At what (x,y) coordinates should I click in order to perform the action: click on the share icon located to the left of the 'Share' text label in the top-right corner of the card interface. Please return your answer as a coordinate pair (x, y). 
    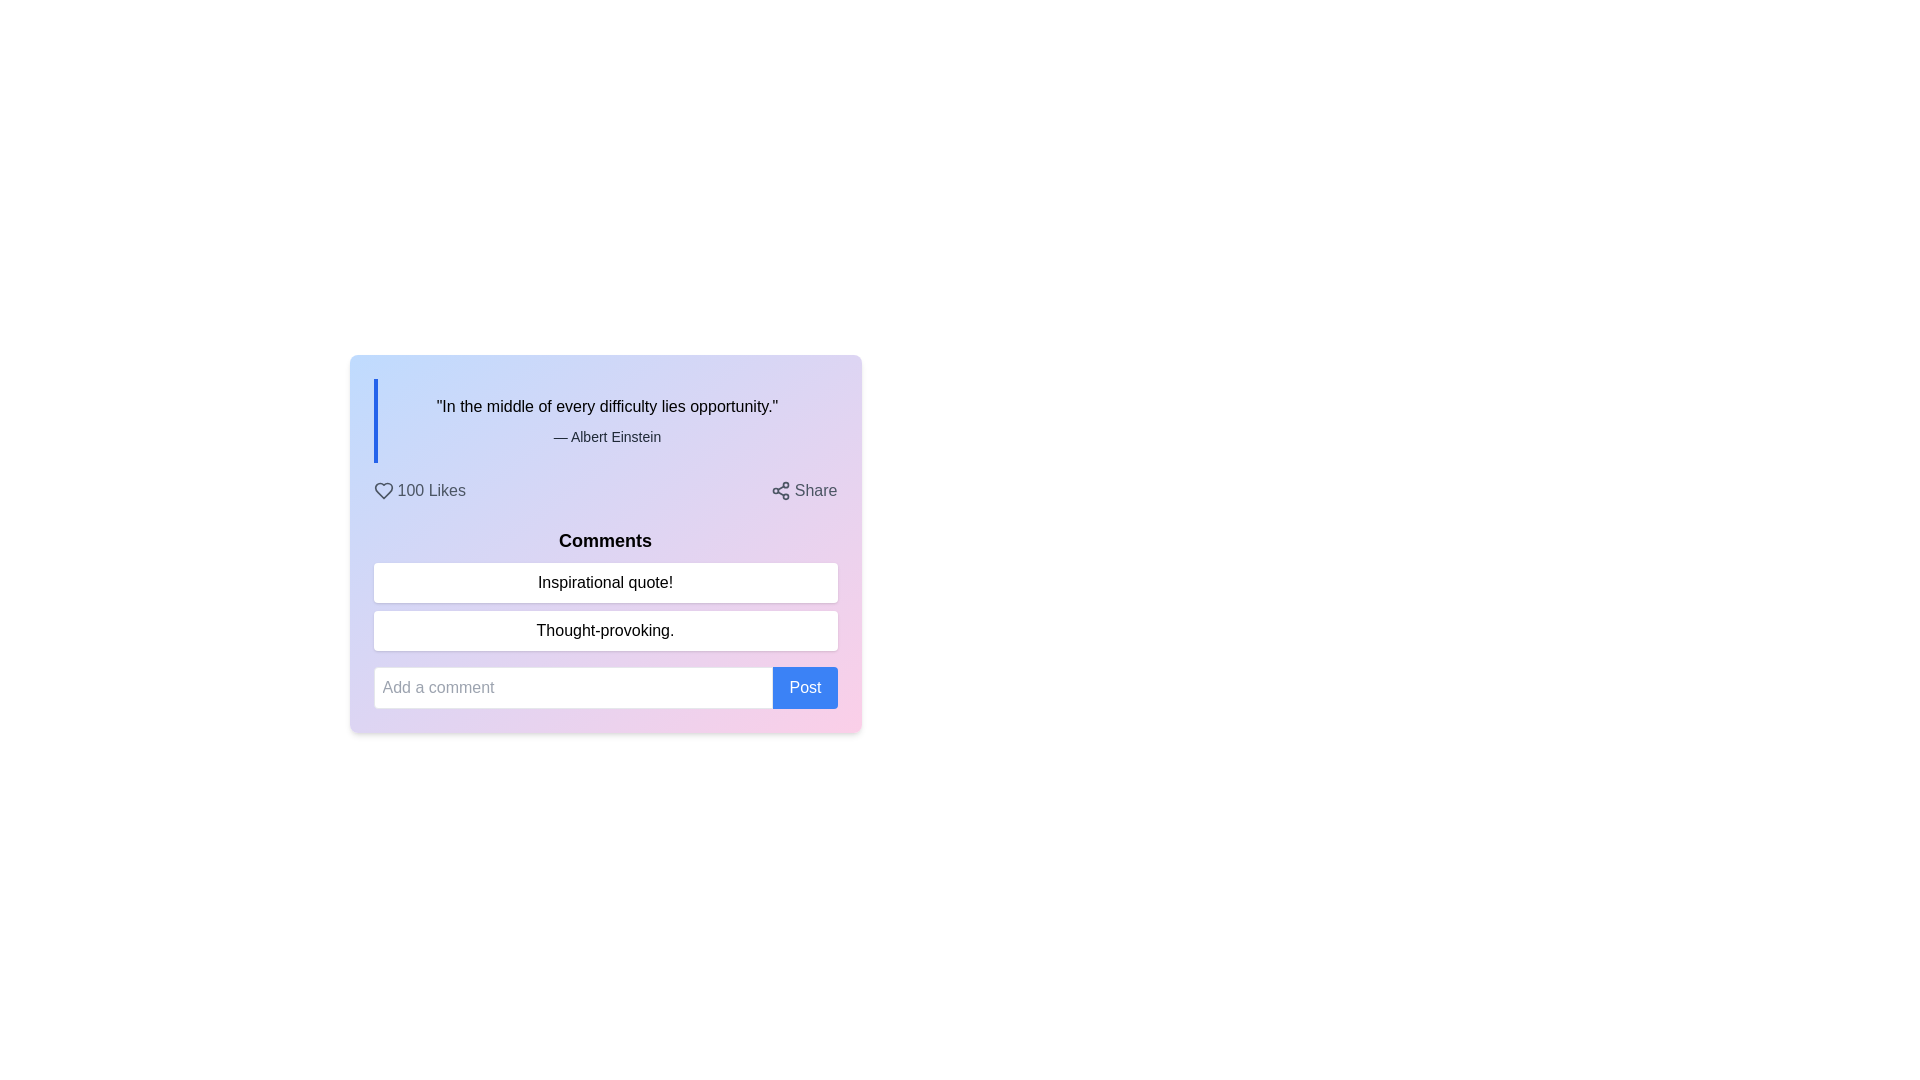
    Looking at the image, I should click on (779, 490).